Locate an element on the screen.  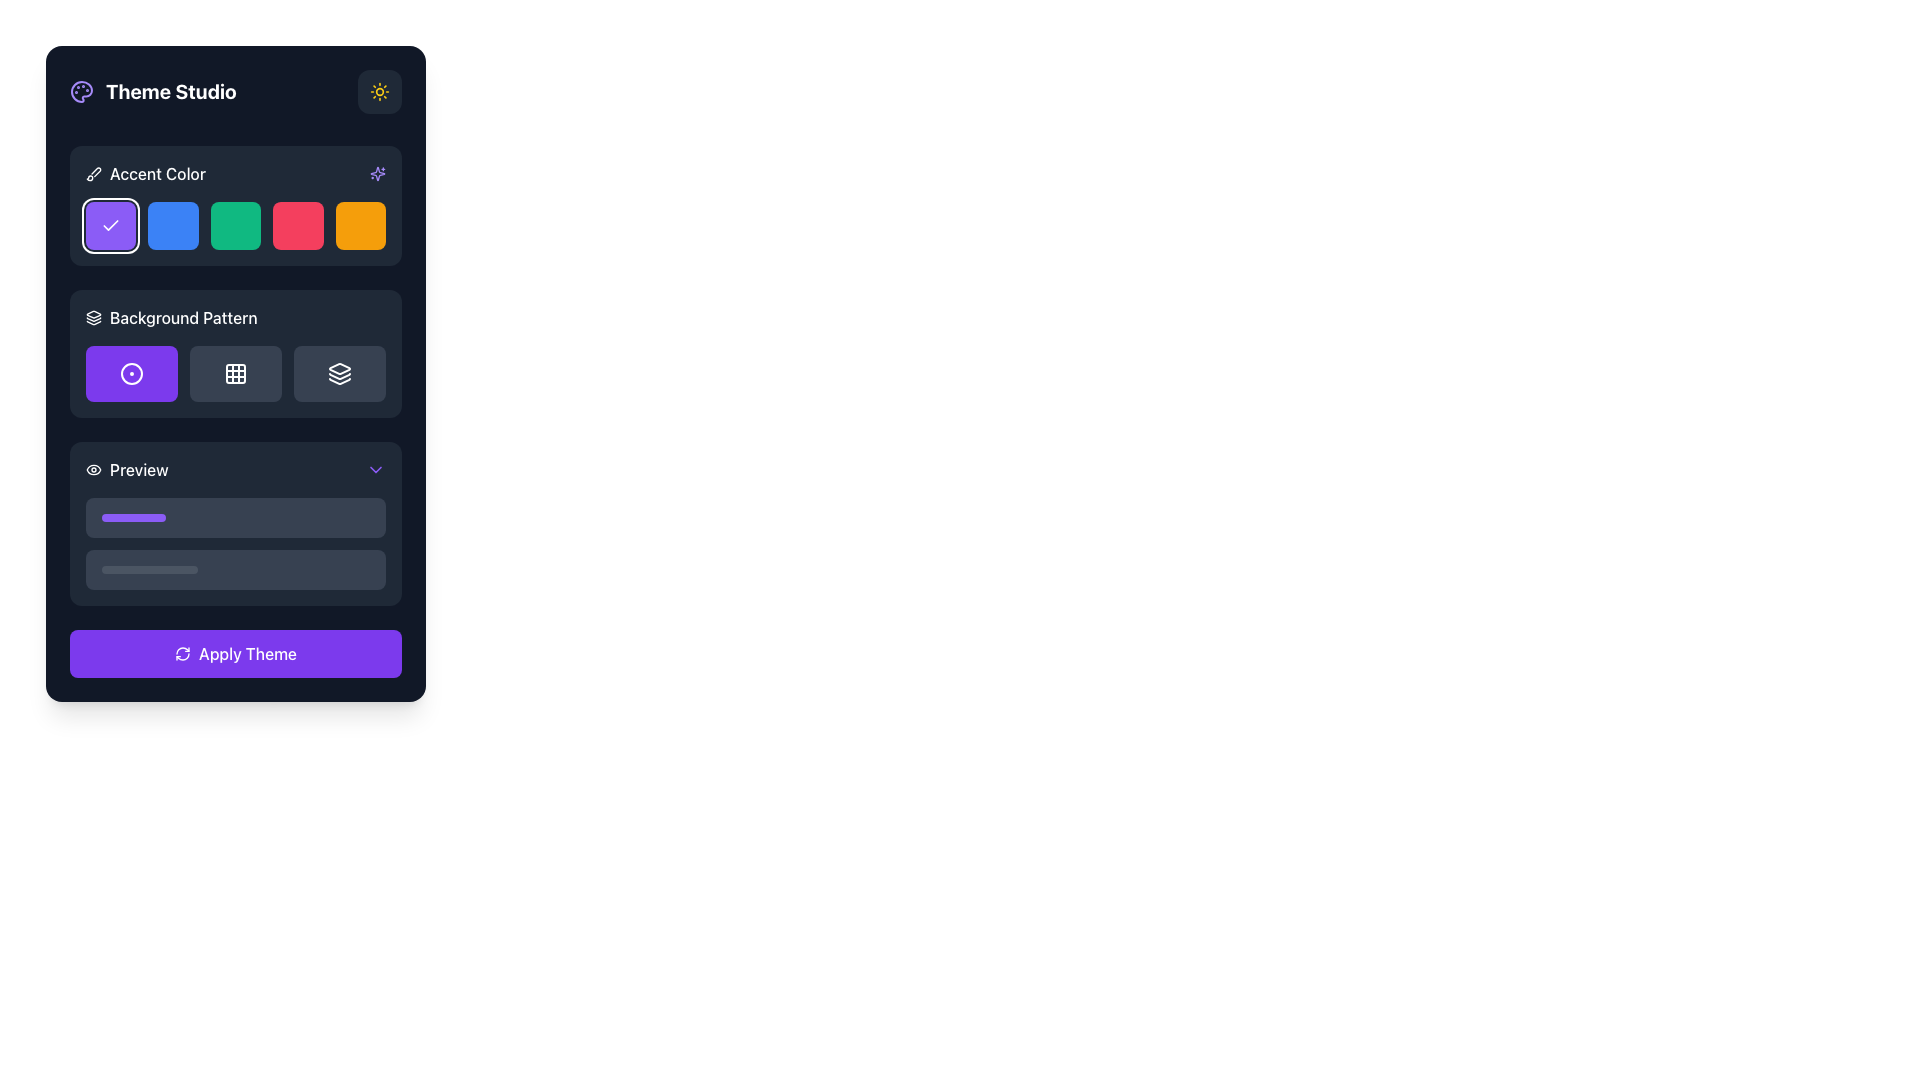
the refresh icon within the 'Apply Theme' button, which is located near the bottom of the interface is located at coordinates (182, 654).